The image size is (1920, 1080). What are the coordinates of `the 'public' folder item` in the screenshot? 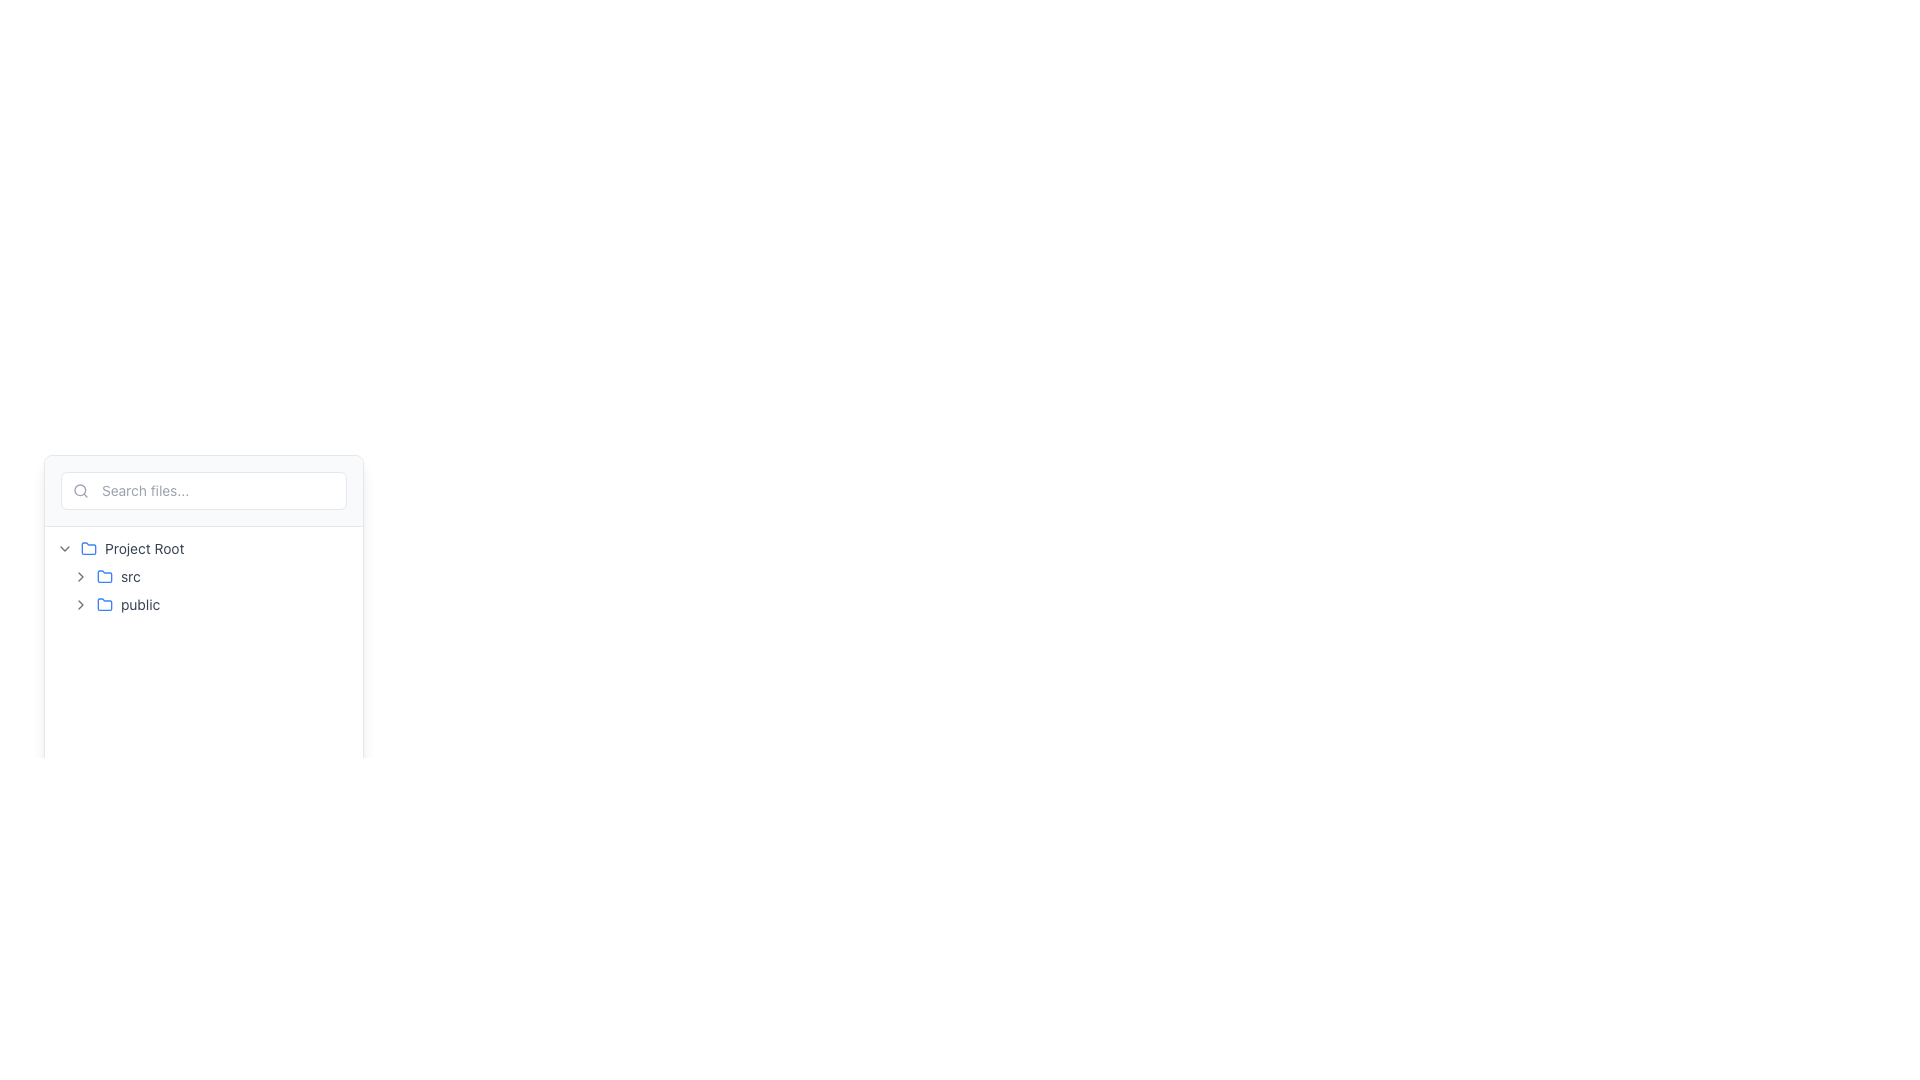 It's located at (203, 604).